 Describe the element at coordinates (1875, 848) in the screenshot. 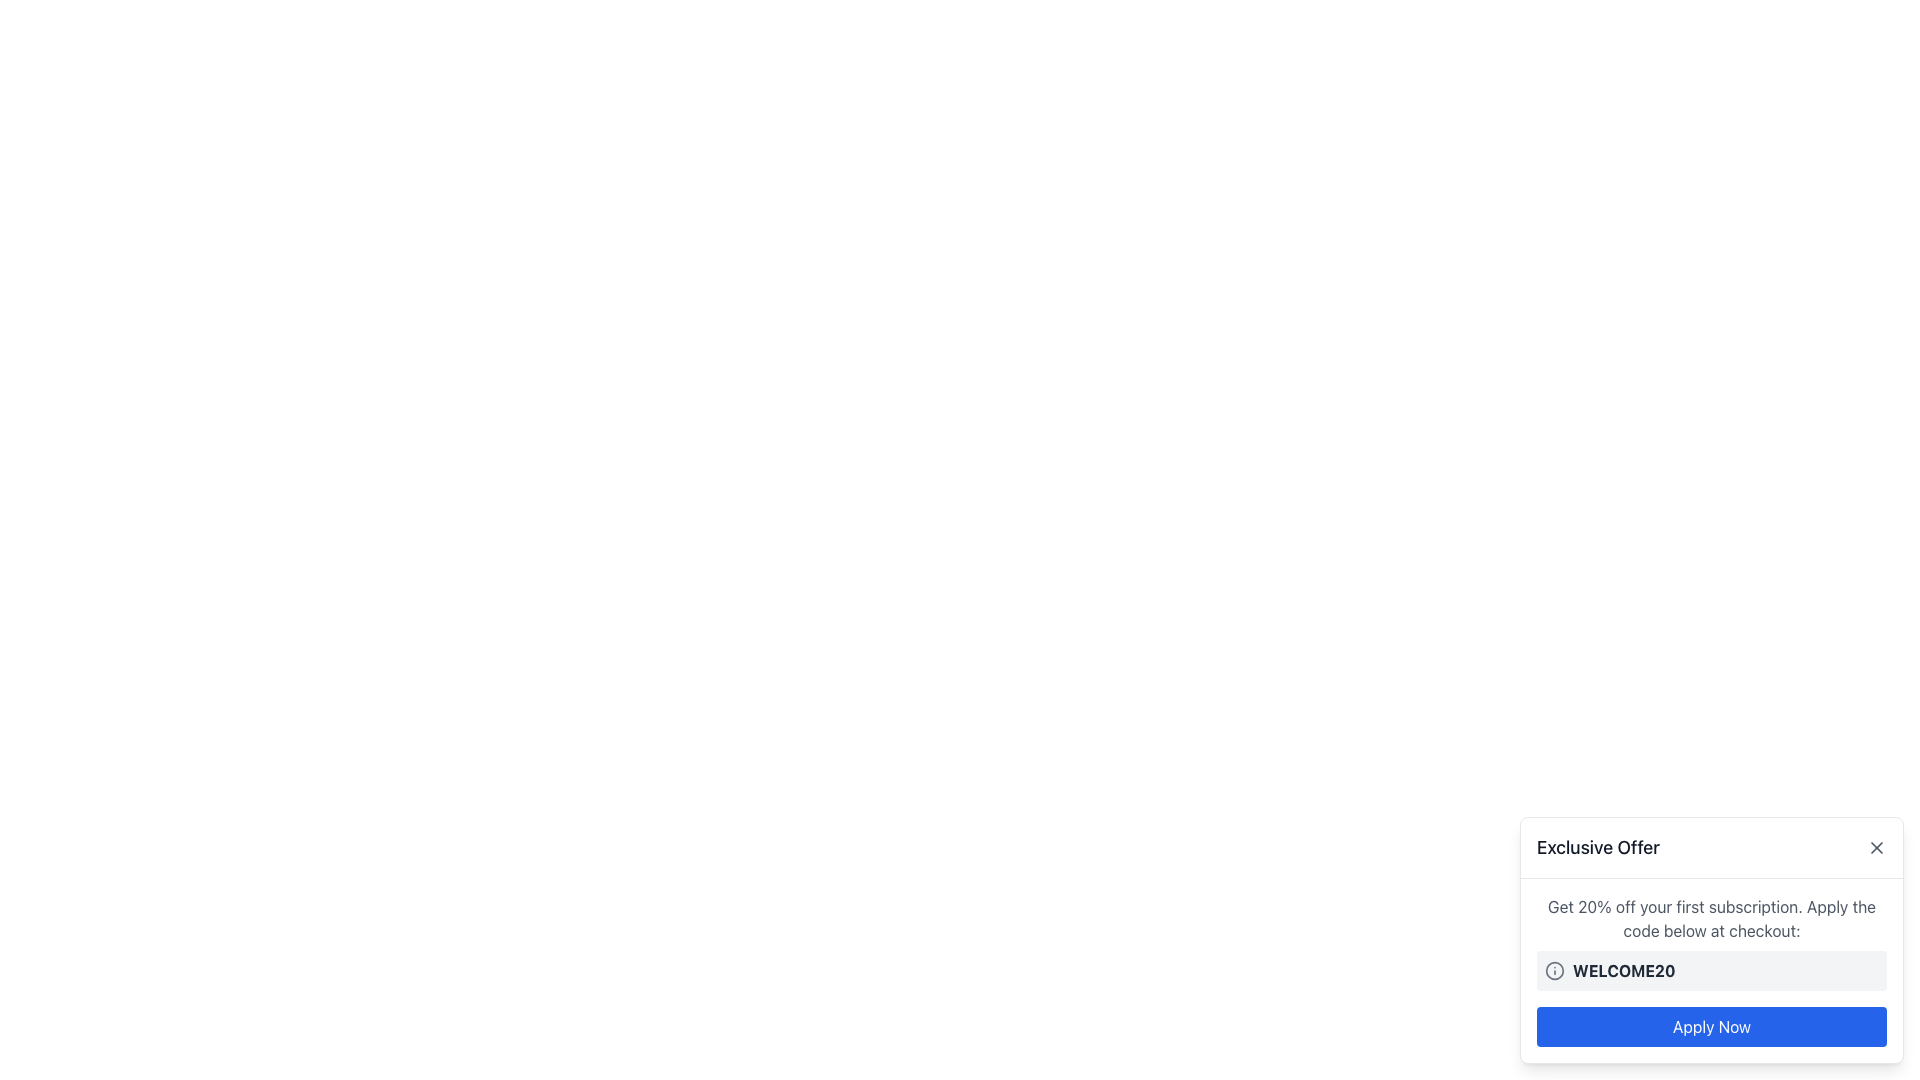

I see `the close button located on the right side of the header section of the popup` at that location.